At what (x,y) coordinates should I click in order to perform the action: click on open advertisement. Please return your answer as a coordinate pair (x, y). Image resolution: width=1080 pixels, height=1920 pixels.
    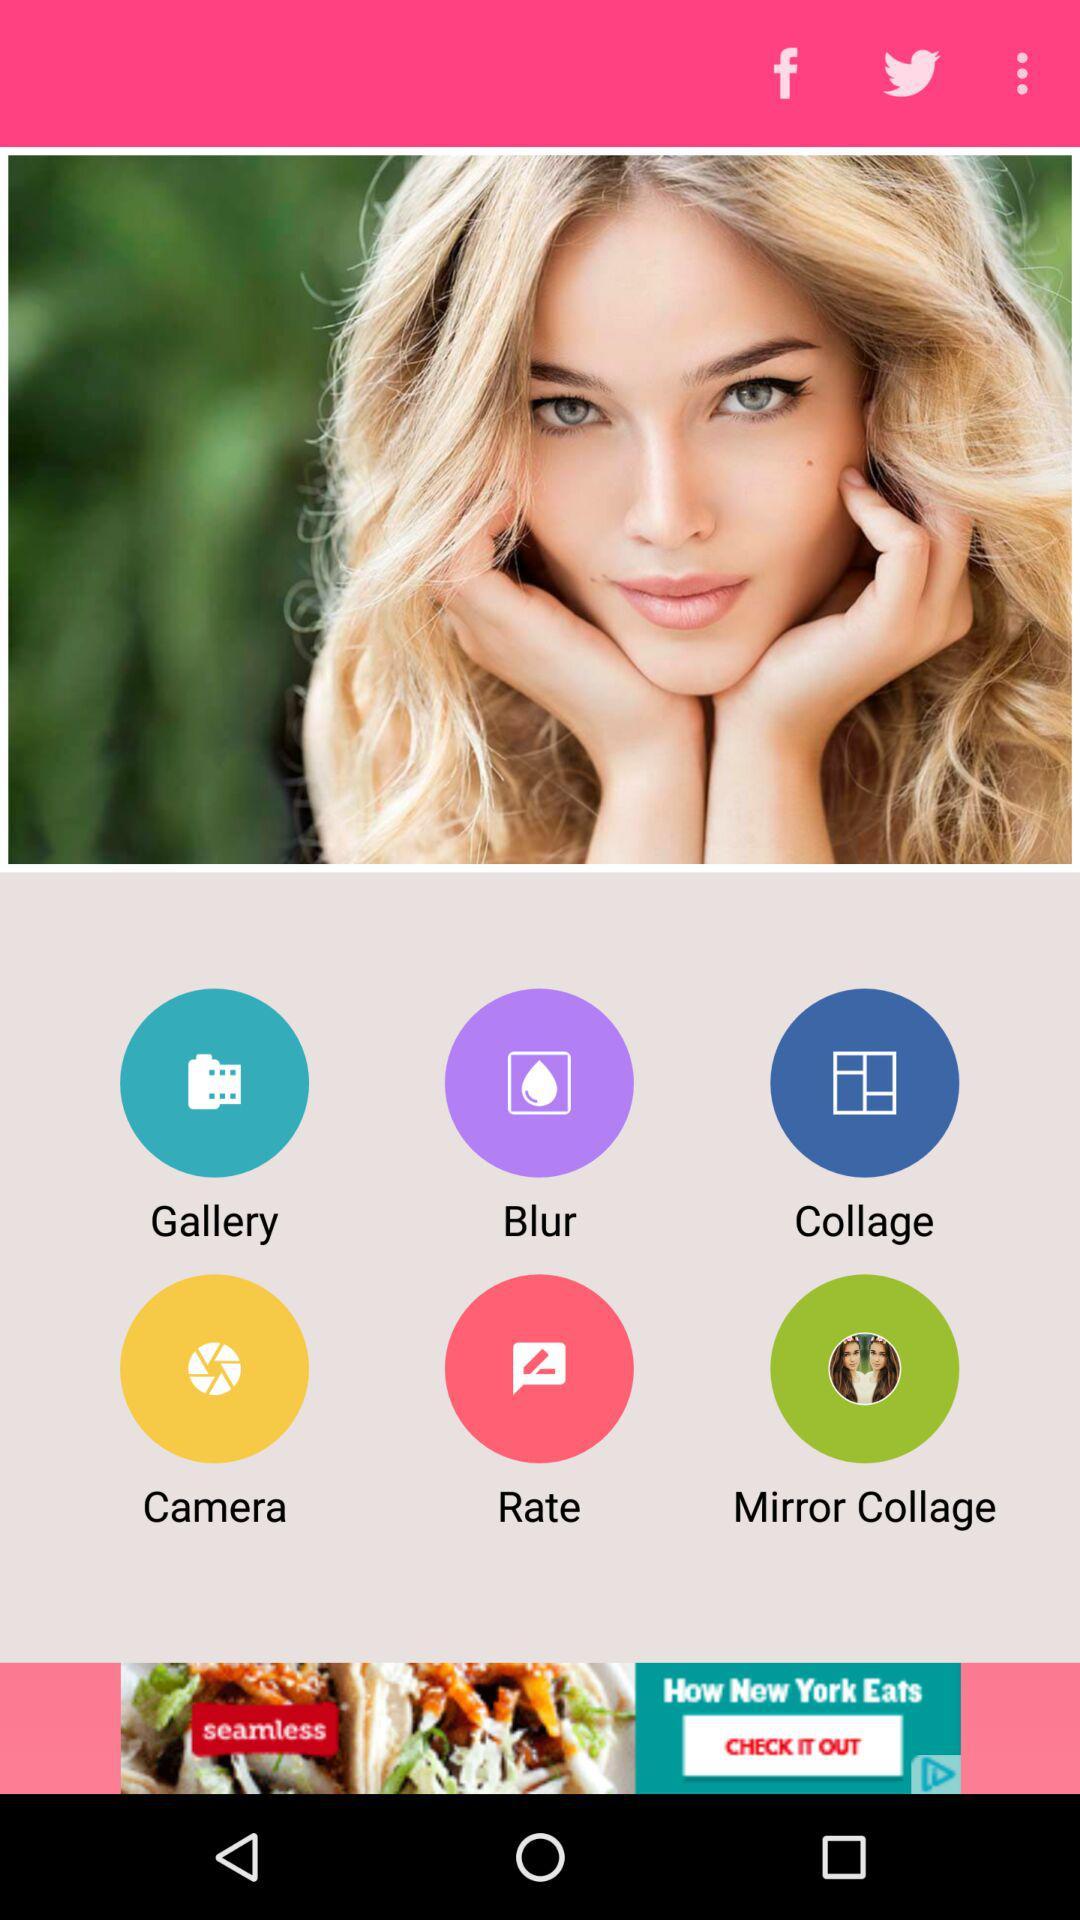
    Looking at the image, I should click on (540, 1727).